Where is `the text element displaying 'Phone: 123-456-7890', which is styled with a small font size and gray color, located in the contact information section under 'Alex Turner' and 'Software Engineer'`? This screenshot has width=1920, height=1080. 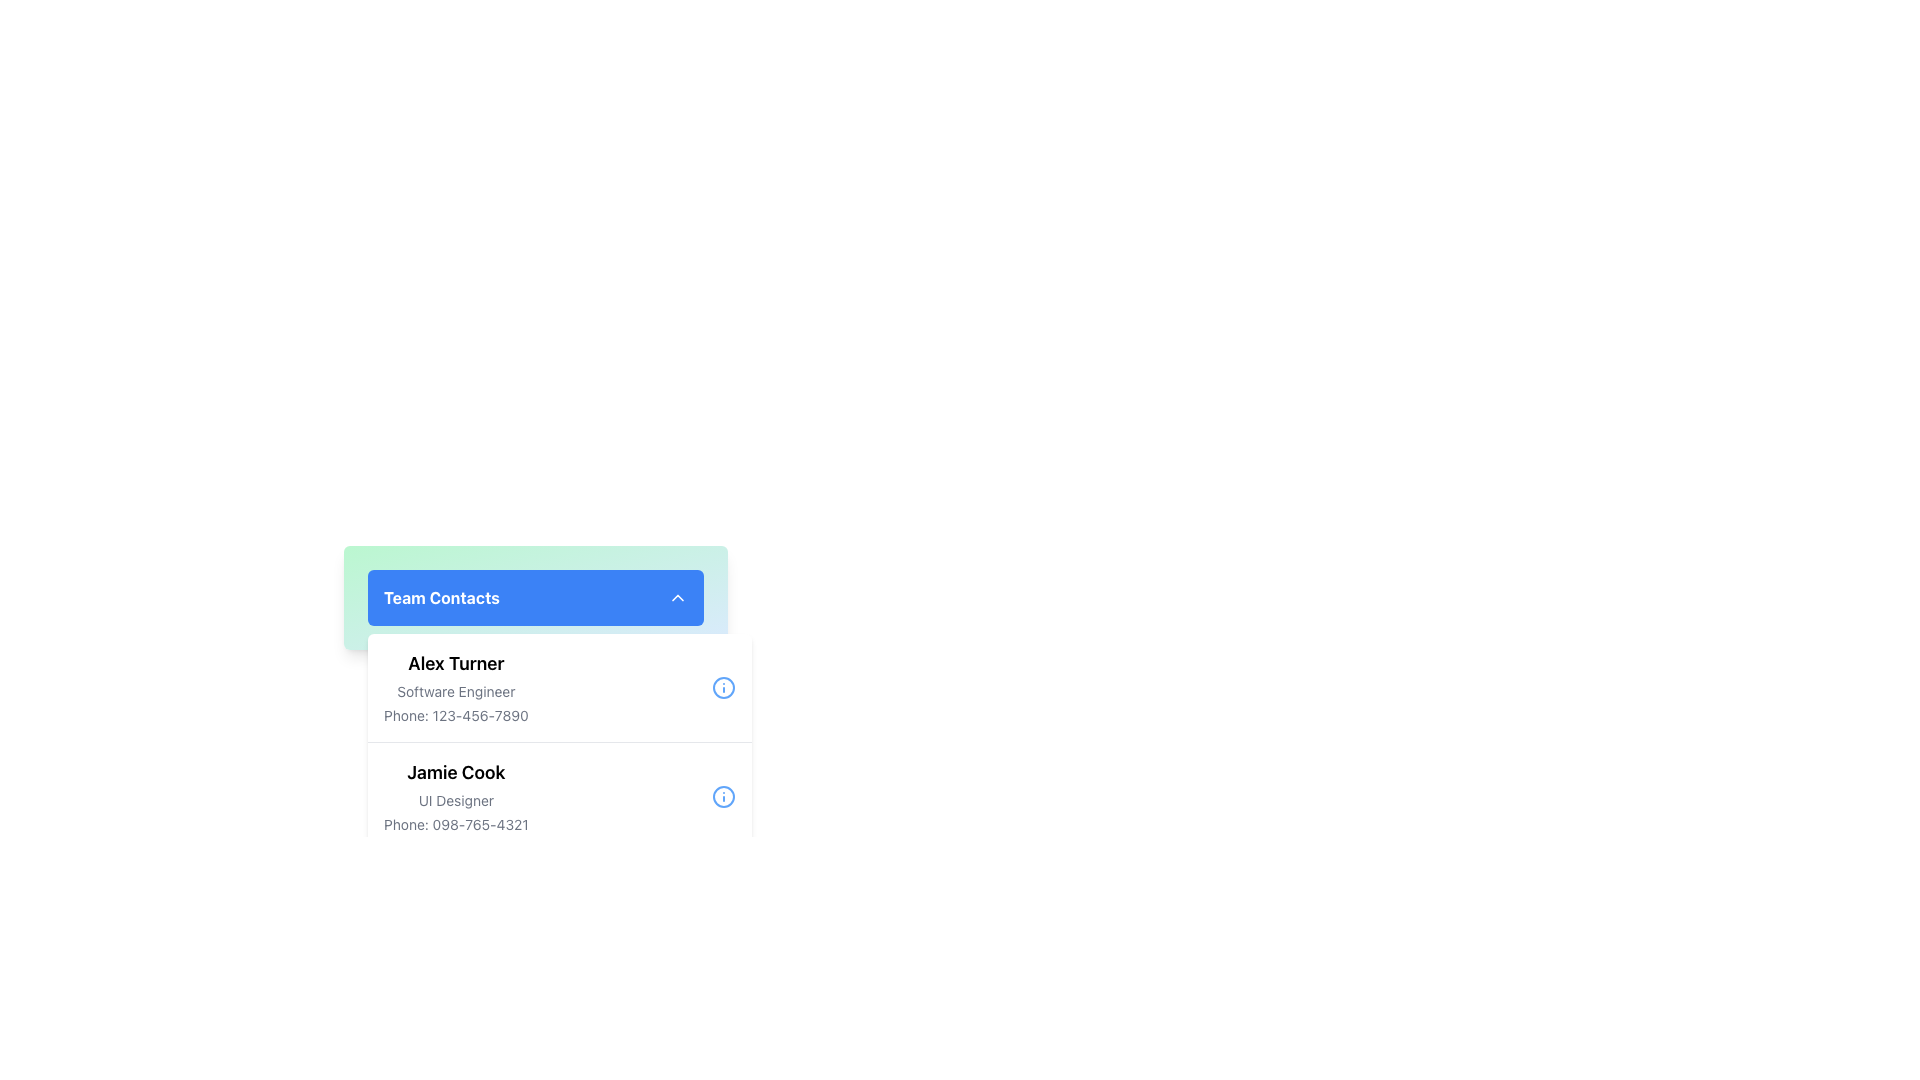
the text element displaying 'Phone: 123-456-7890', which is styled with a small font size and gray color, located in the contact information section under 'Alex Turner' and 'Software Engineer' is located at coordinates (455, 715).